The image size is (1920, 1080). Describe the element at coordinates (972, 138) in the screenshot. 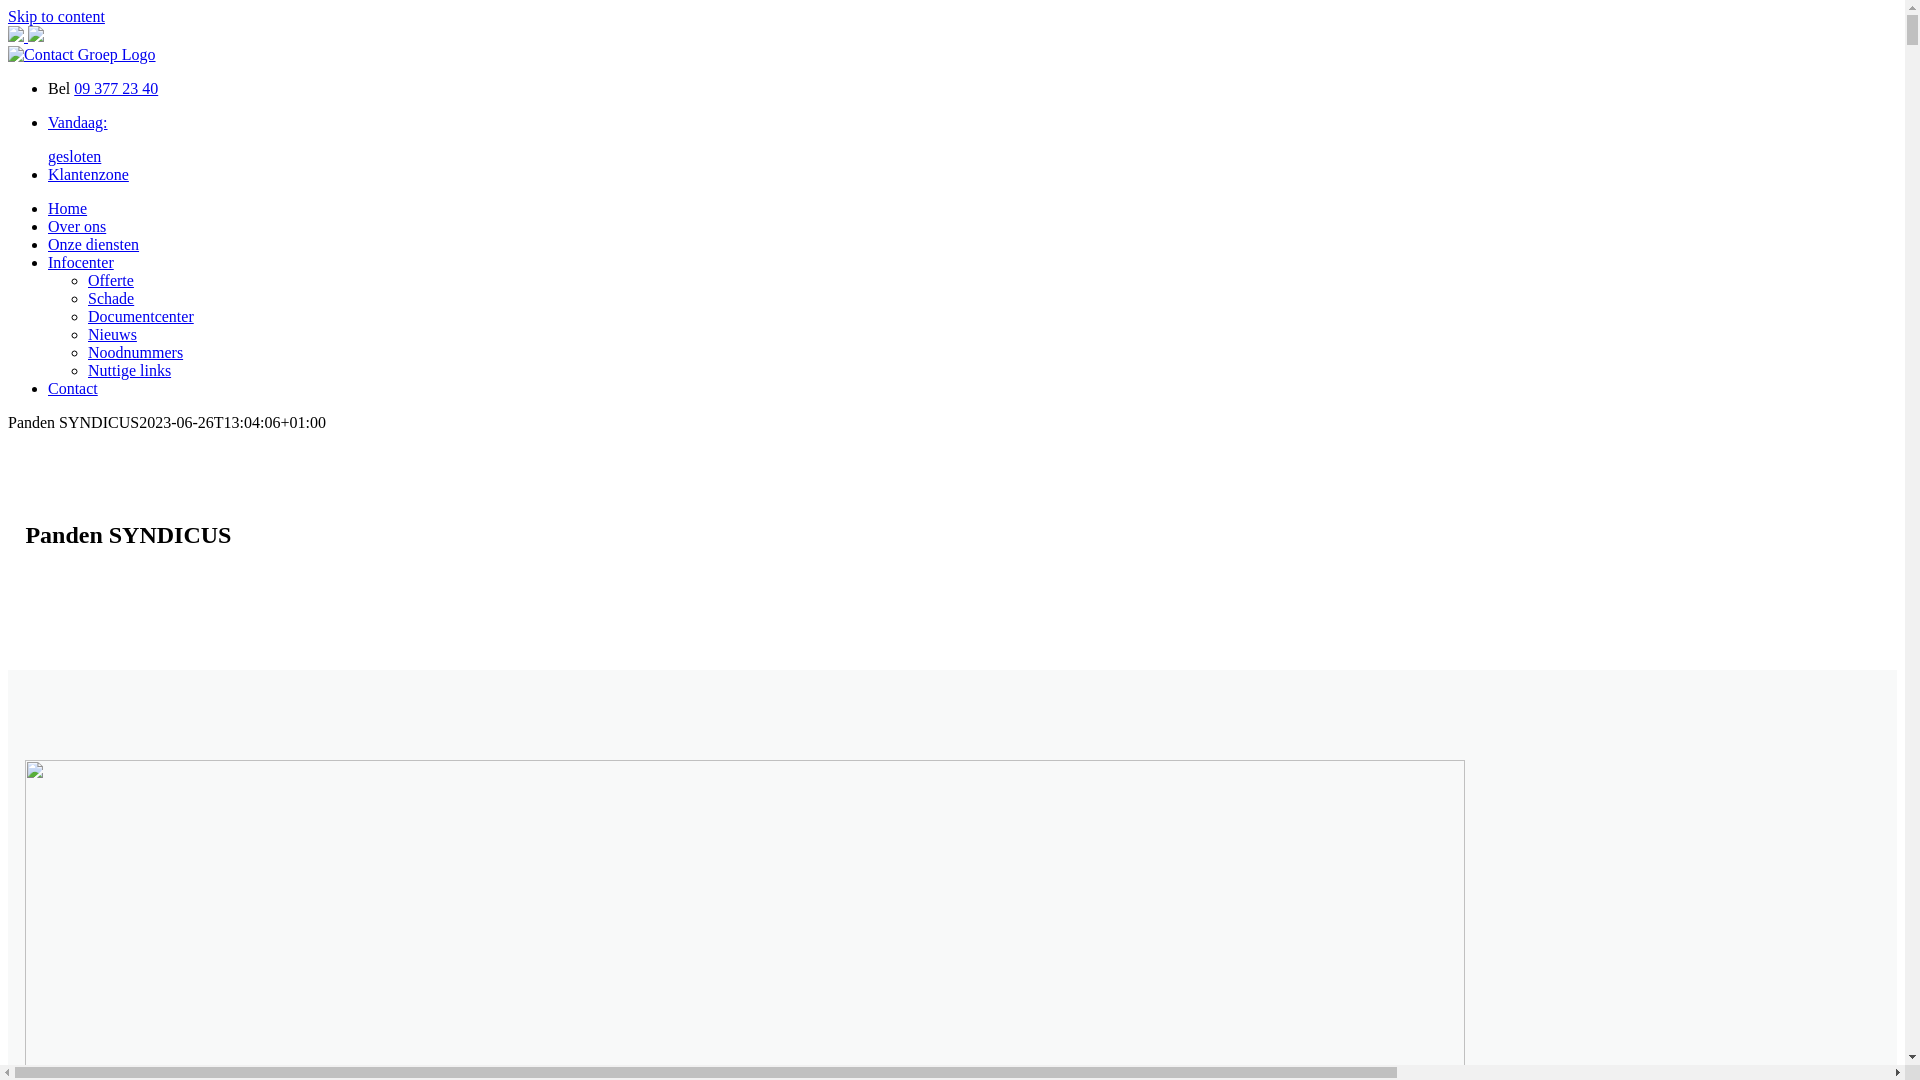

I see `'Vandaag:` at that location.